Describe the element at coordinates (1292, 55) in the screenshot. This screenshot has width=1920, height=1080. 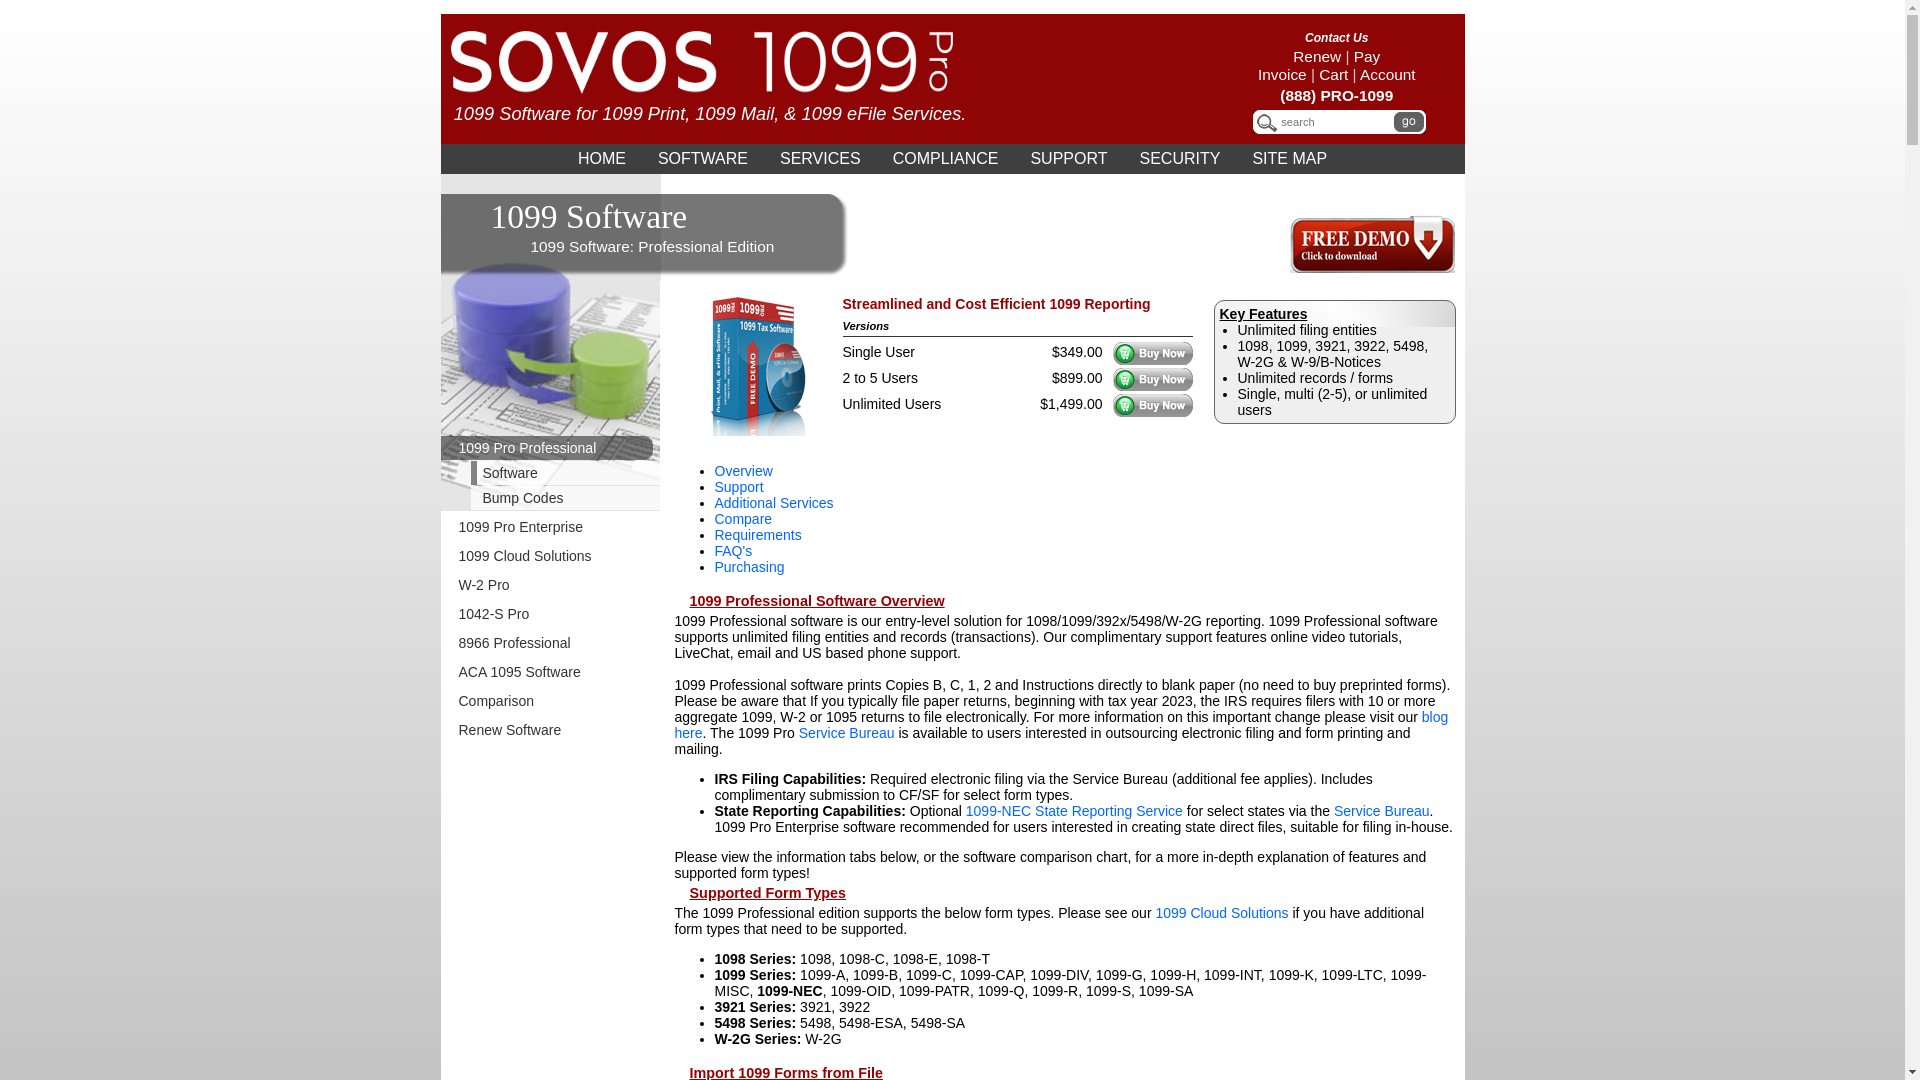
I see `'Renew'` at that location.